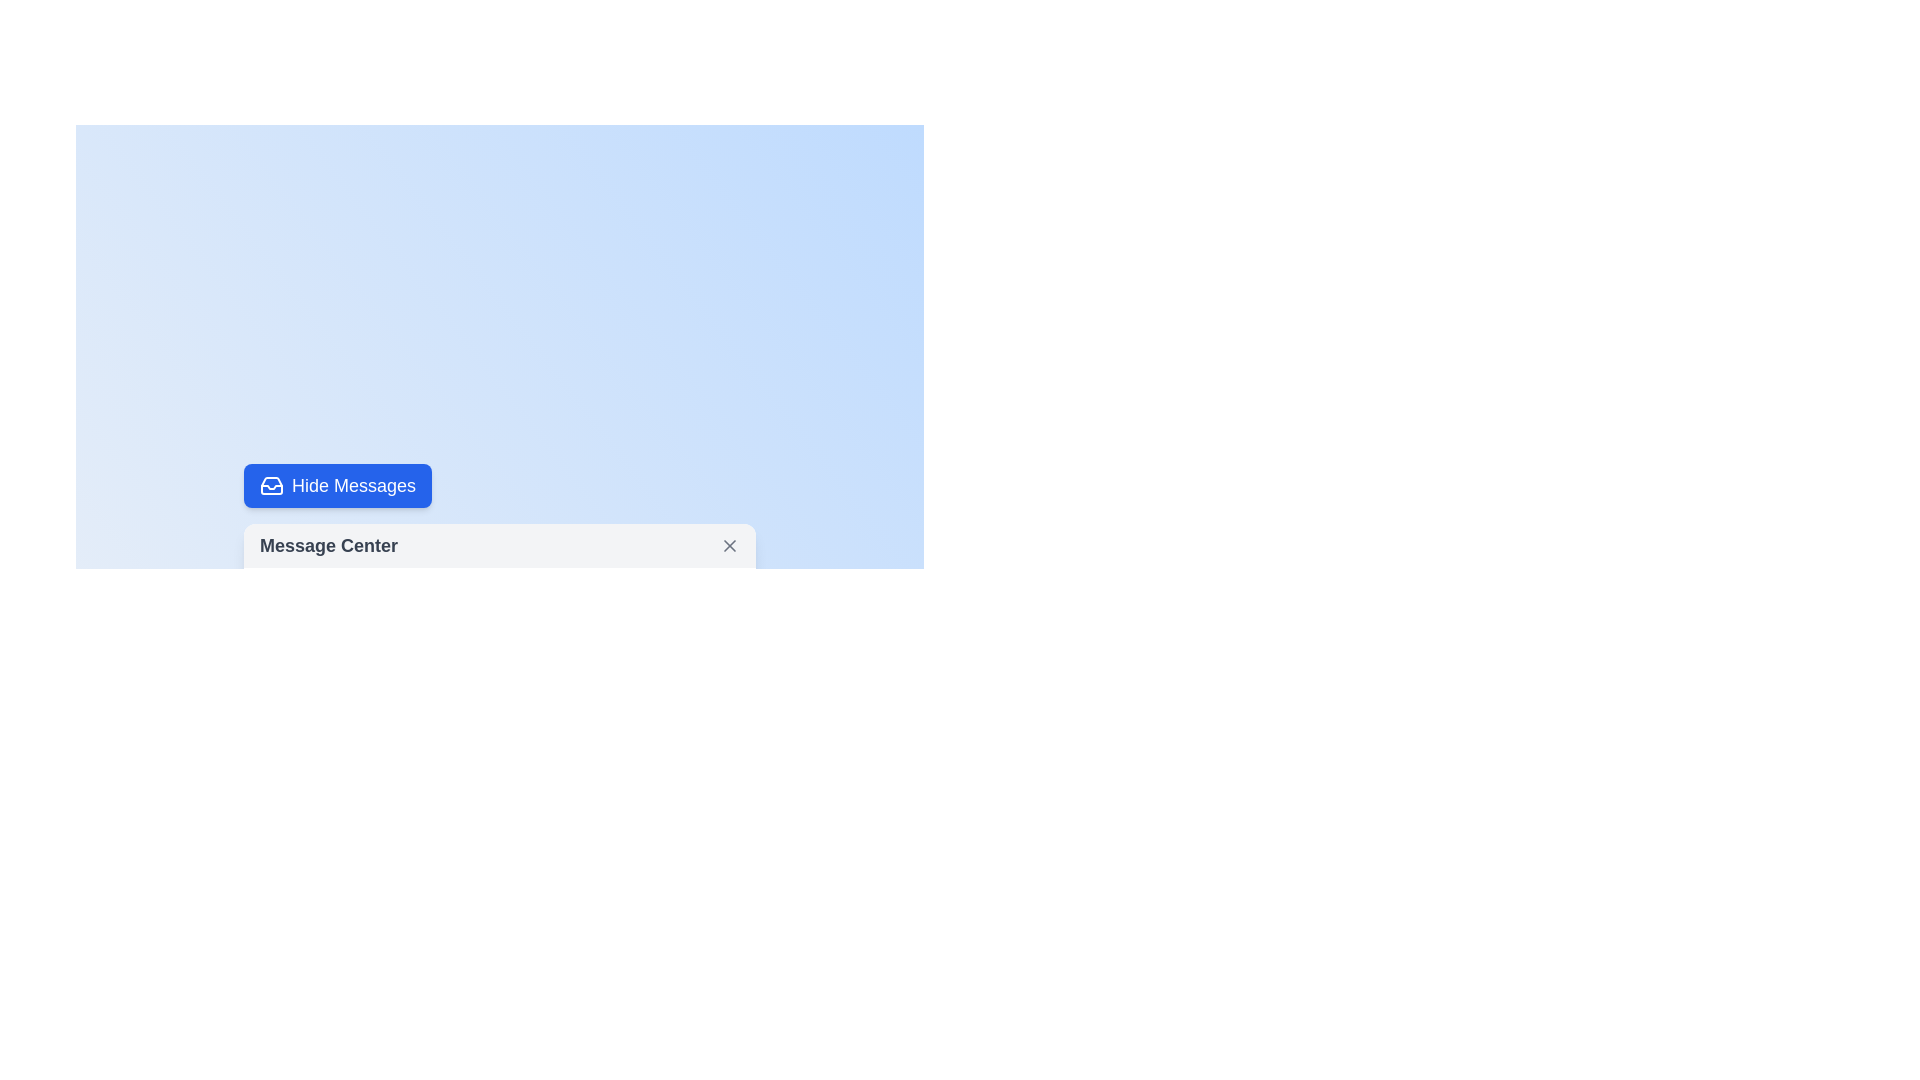  What do you see at coordinates (271, 486) in the screenshot?
I see `the inbox icon, which is a small icon resembling an inbox with a clean outline on a blue background, located inside the 'Hide Messages' button` at bounding box center [271, 486].